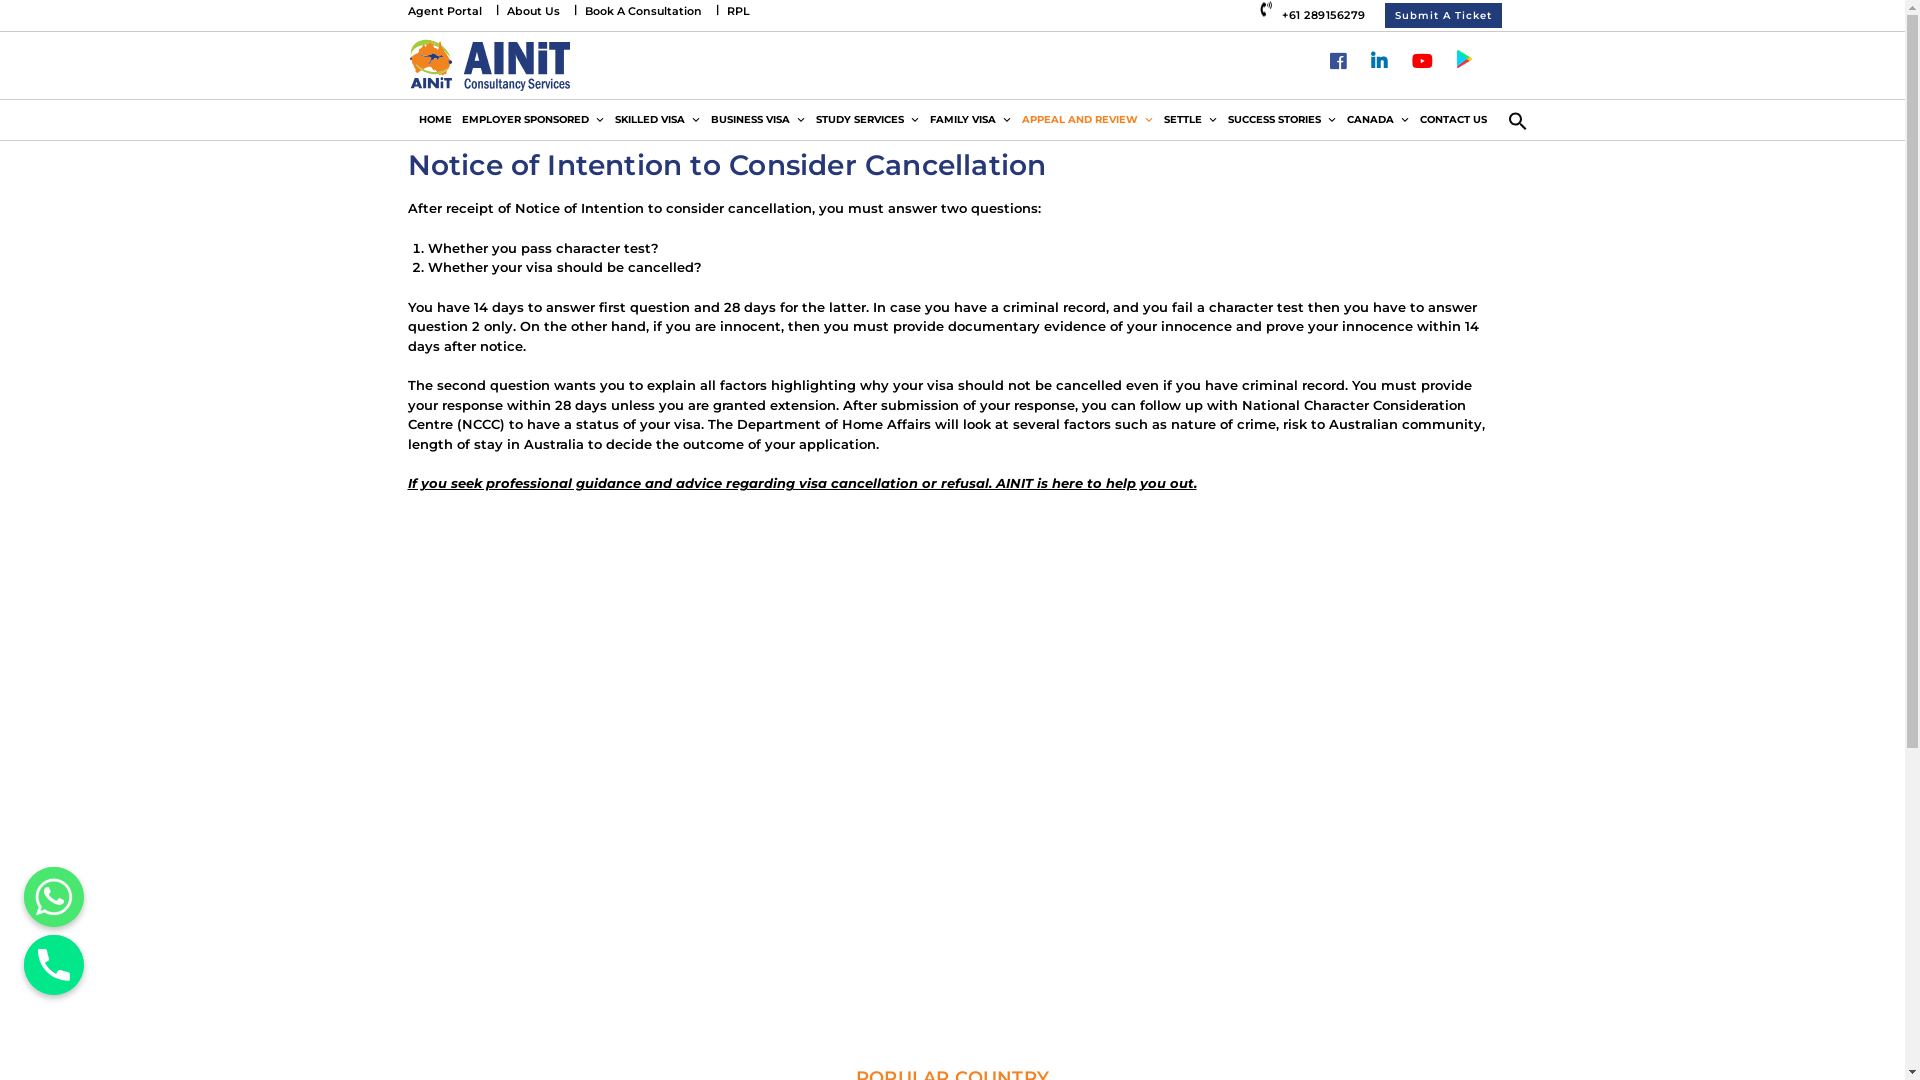 The width and height of the screenshot is (1920, 1080). Describe the element at coordinates (1382, 15) in the screenshot. I see `'Submit A Ticket'` at that location.